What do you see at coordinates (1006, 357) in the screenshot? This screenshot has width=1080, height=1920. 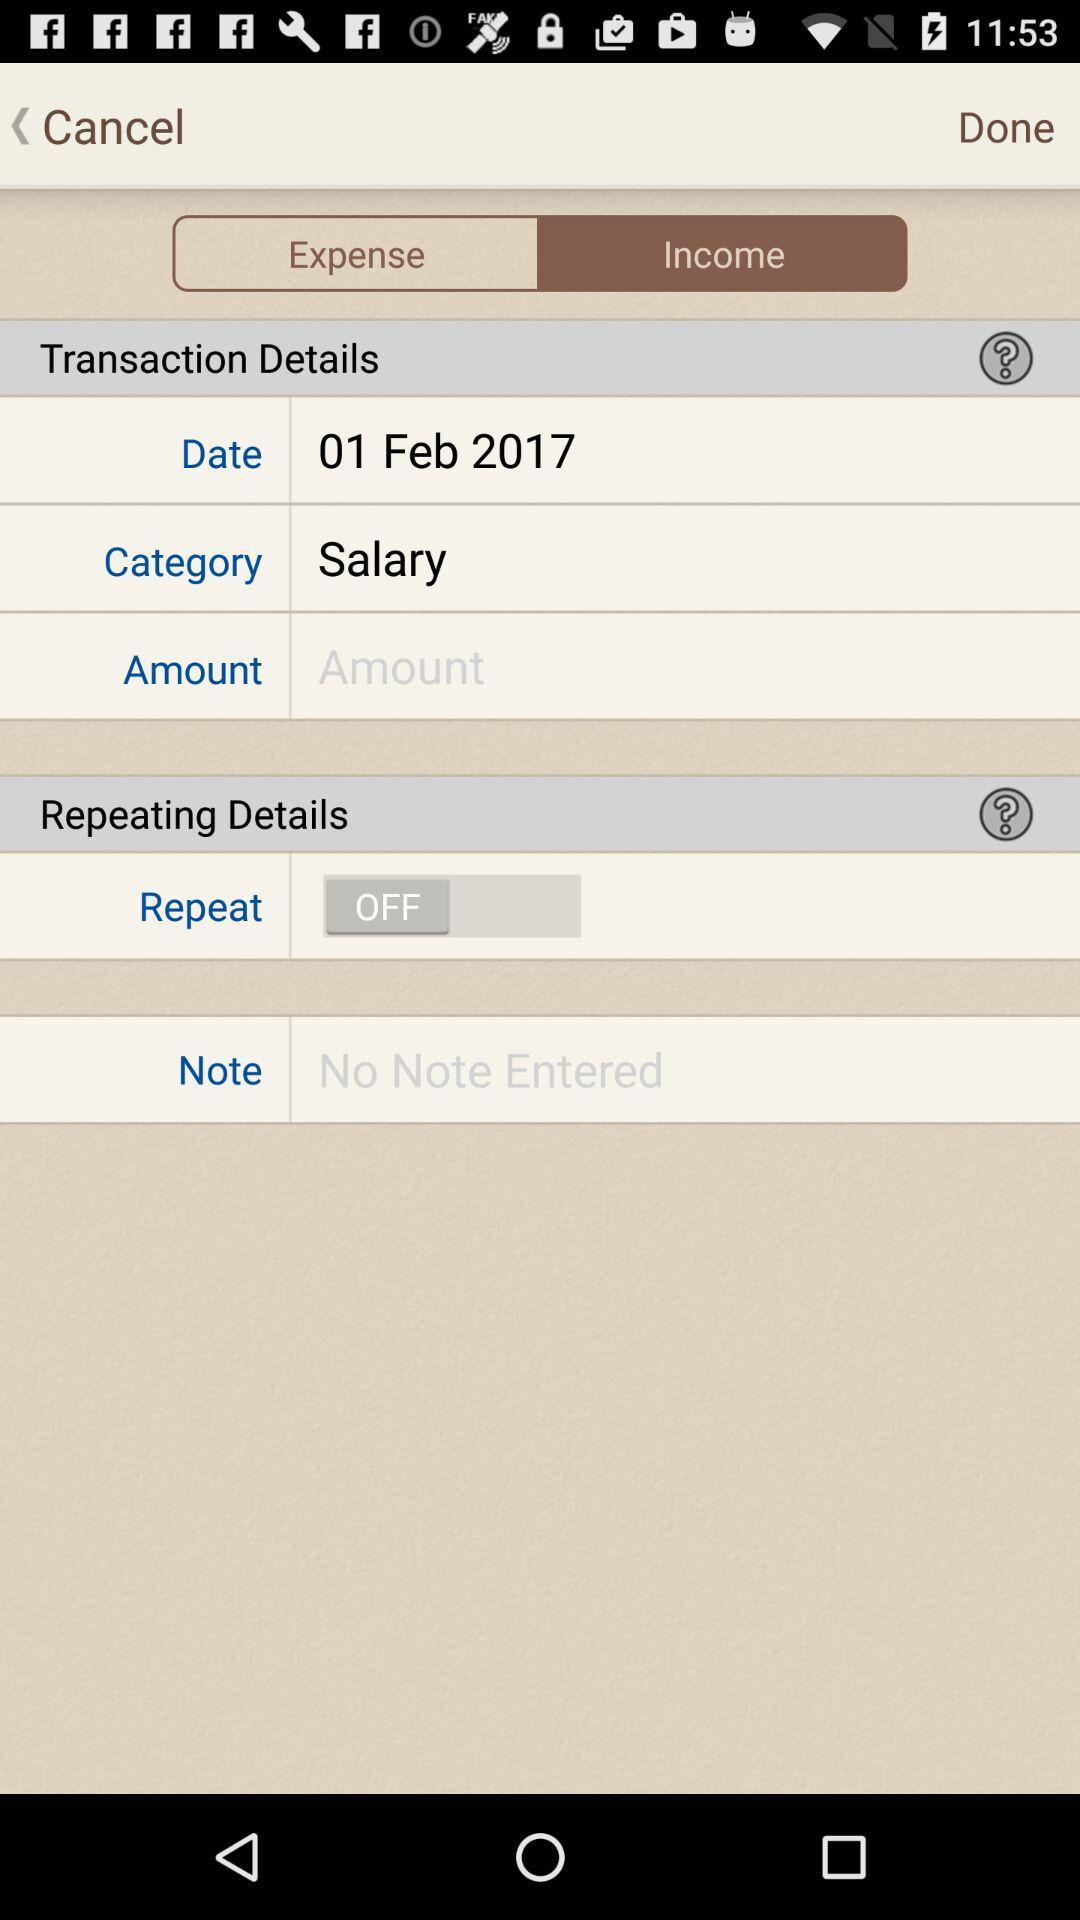 I see `help` at bounding box center [1006, 357].